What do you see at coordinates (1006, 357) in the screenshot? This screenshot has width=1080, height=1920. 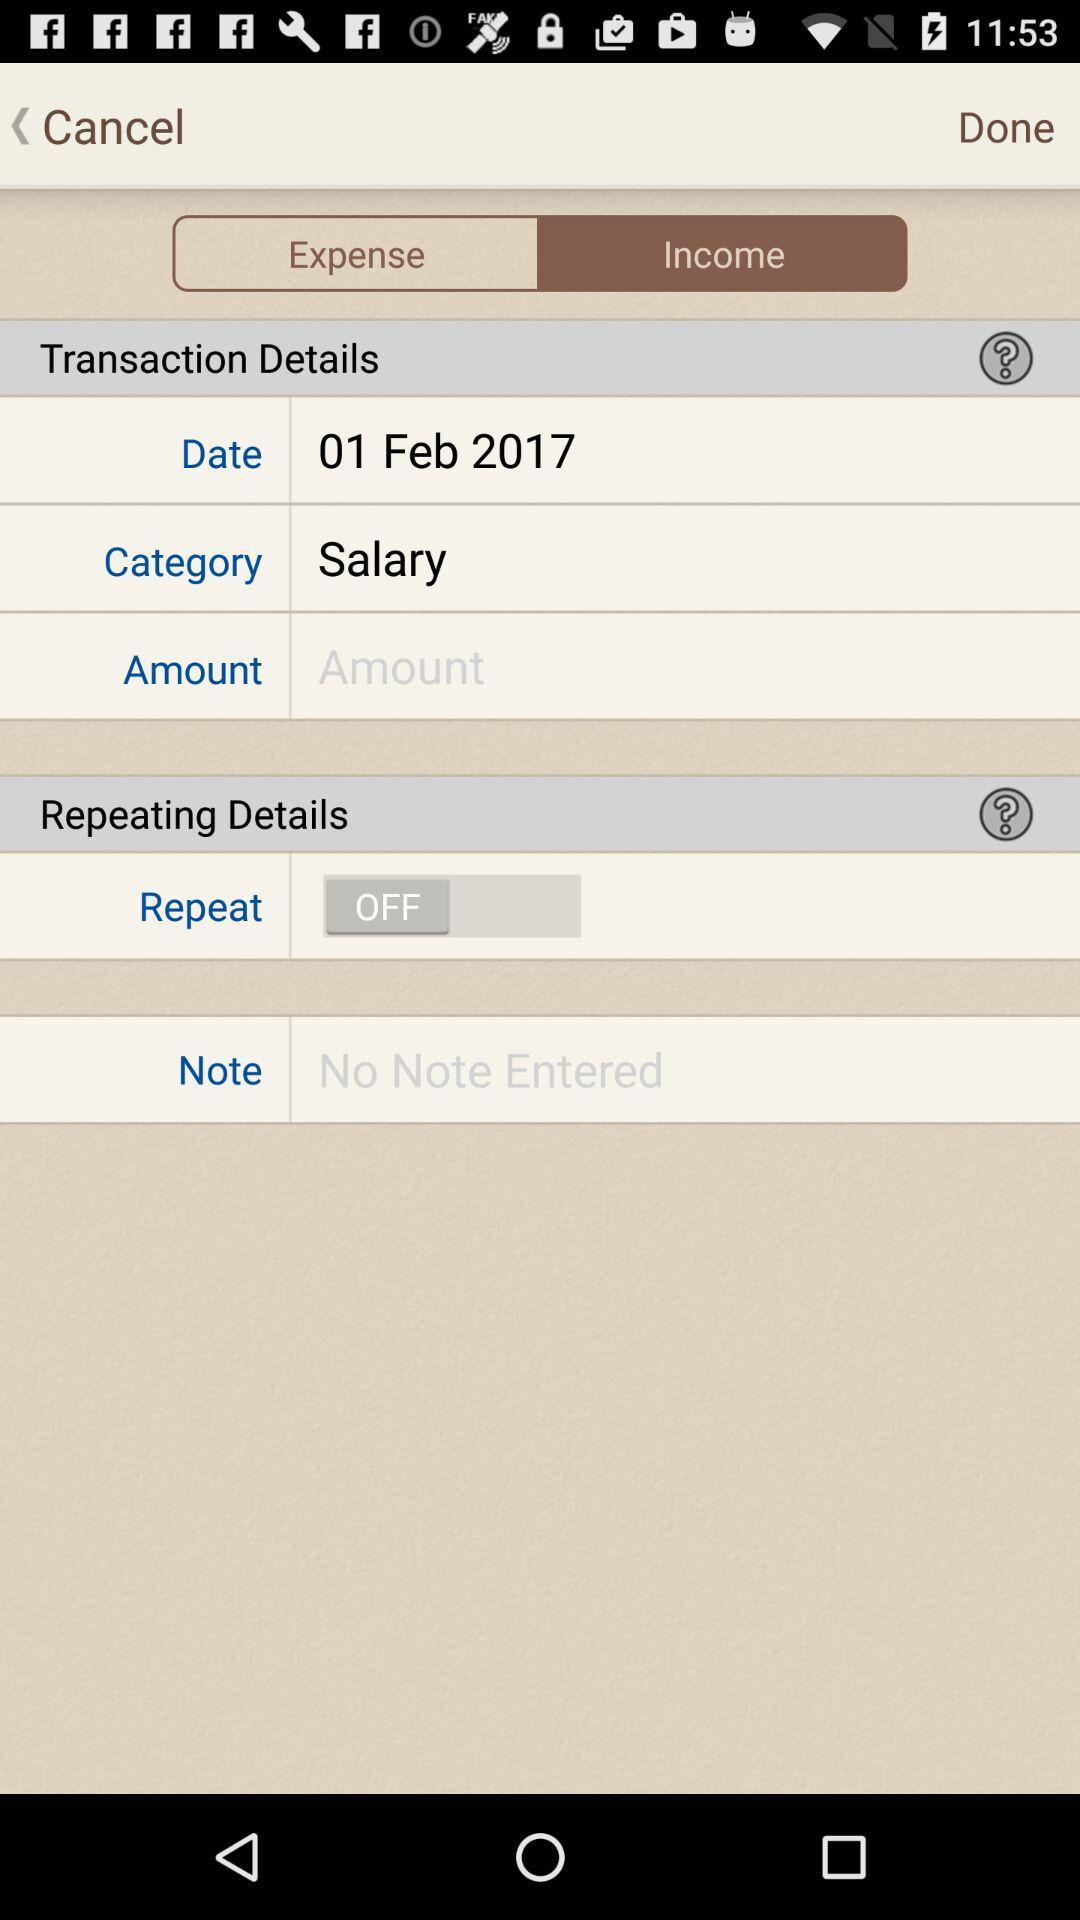 I see `help` at bounding box center [1006, 357].